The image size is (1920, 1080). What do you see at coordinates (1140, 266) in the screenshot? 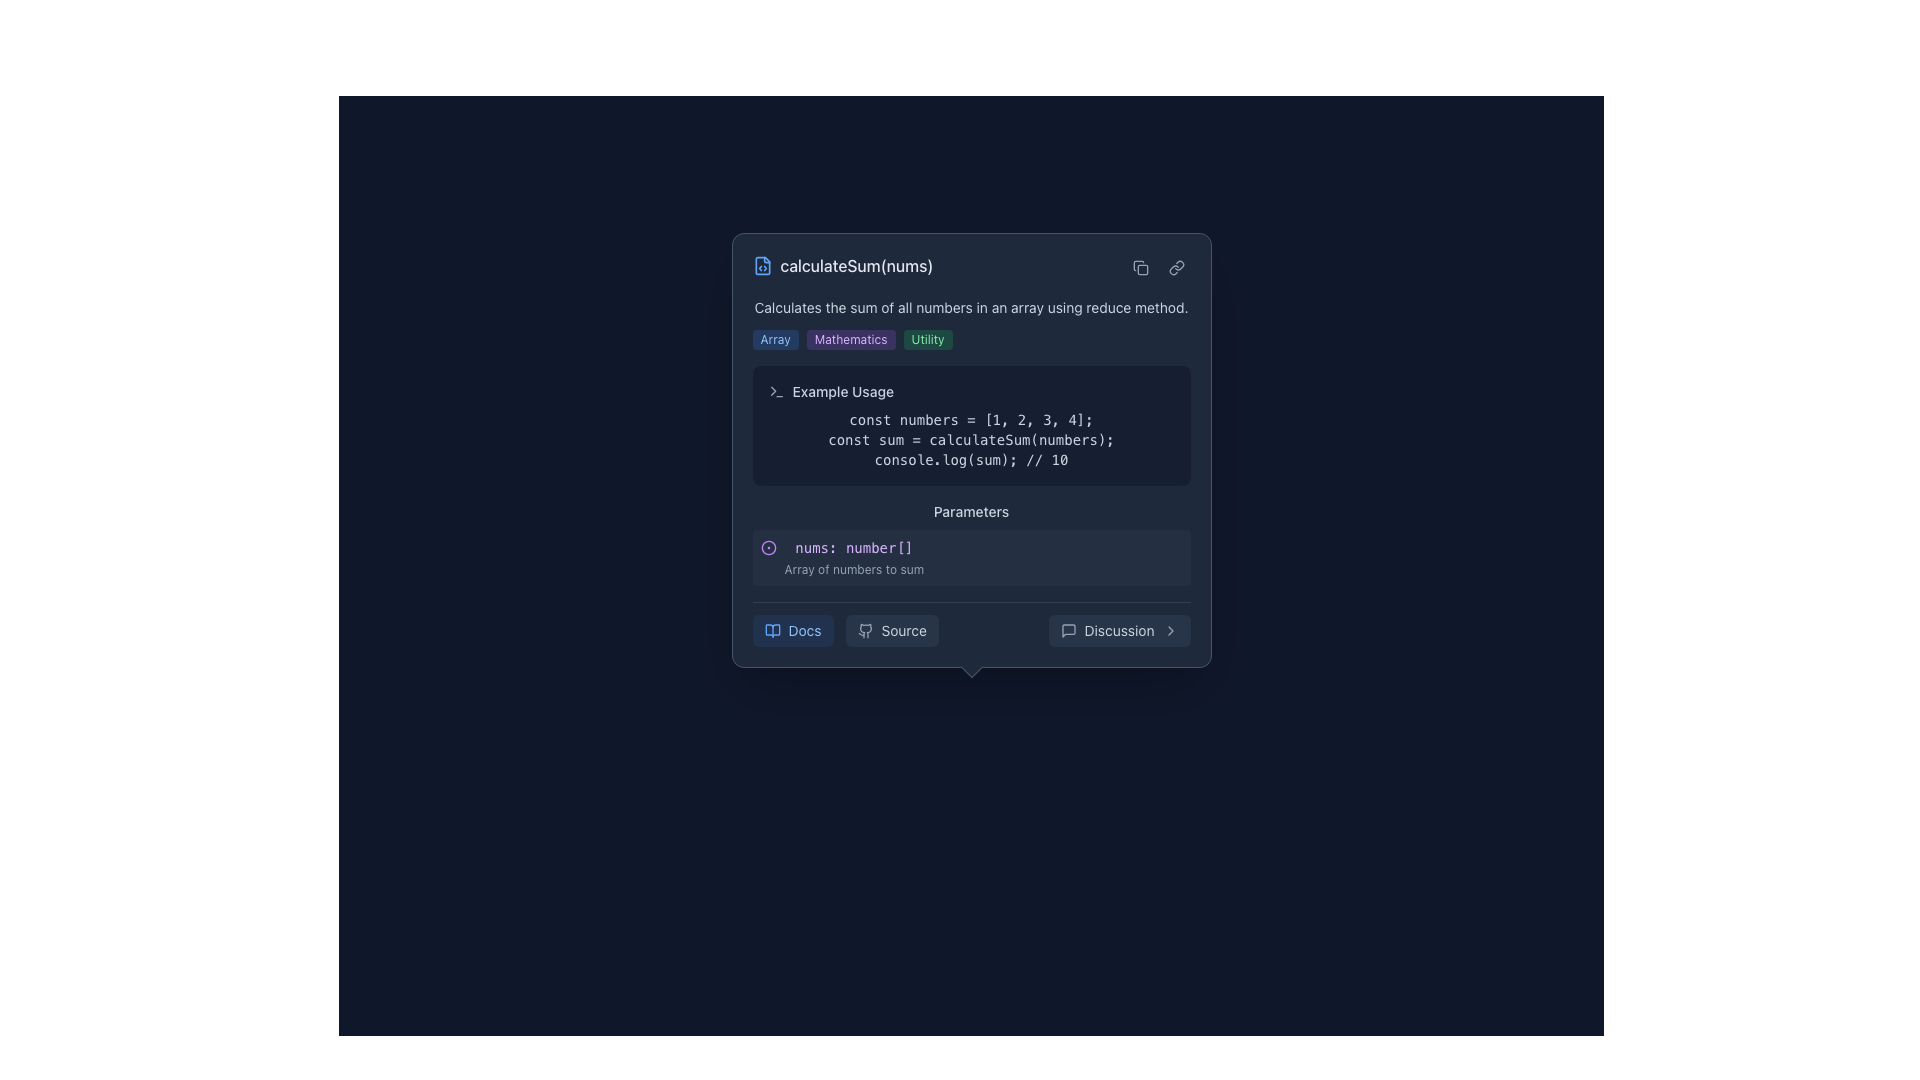
I see `the 'copy' icon button located in the top-right section of the card-like UI component` at bounding box center [1140, 266].